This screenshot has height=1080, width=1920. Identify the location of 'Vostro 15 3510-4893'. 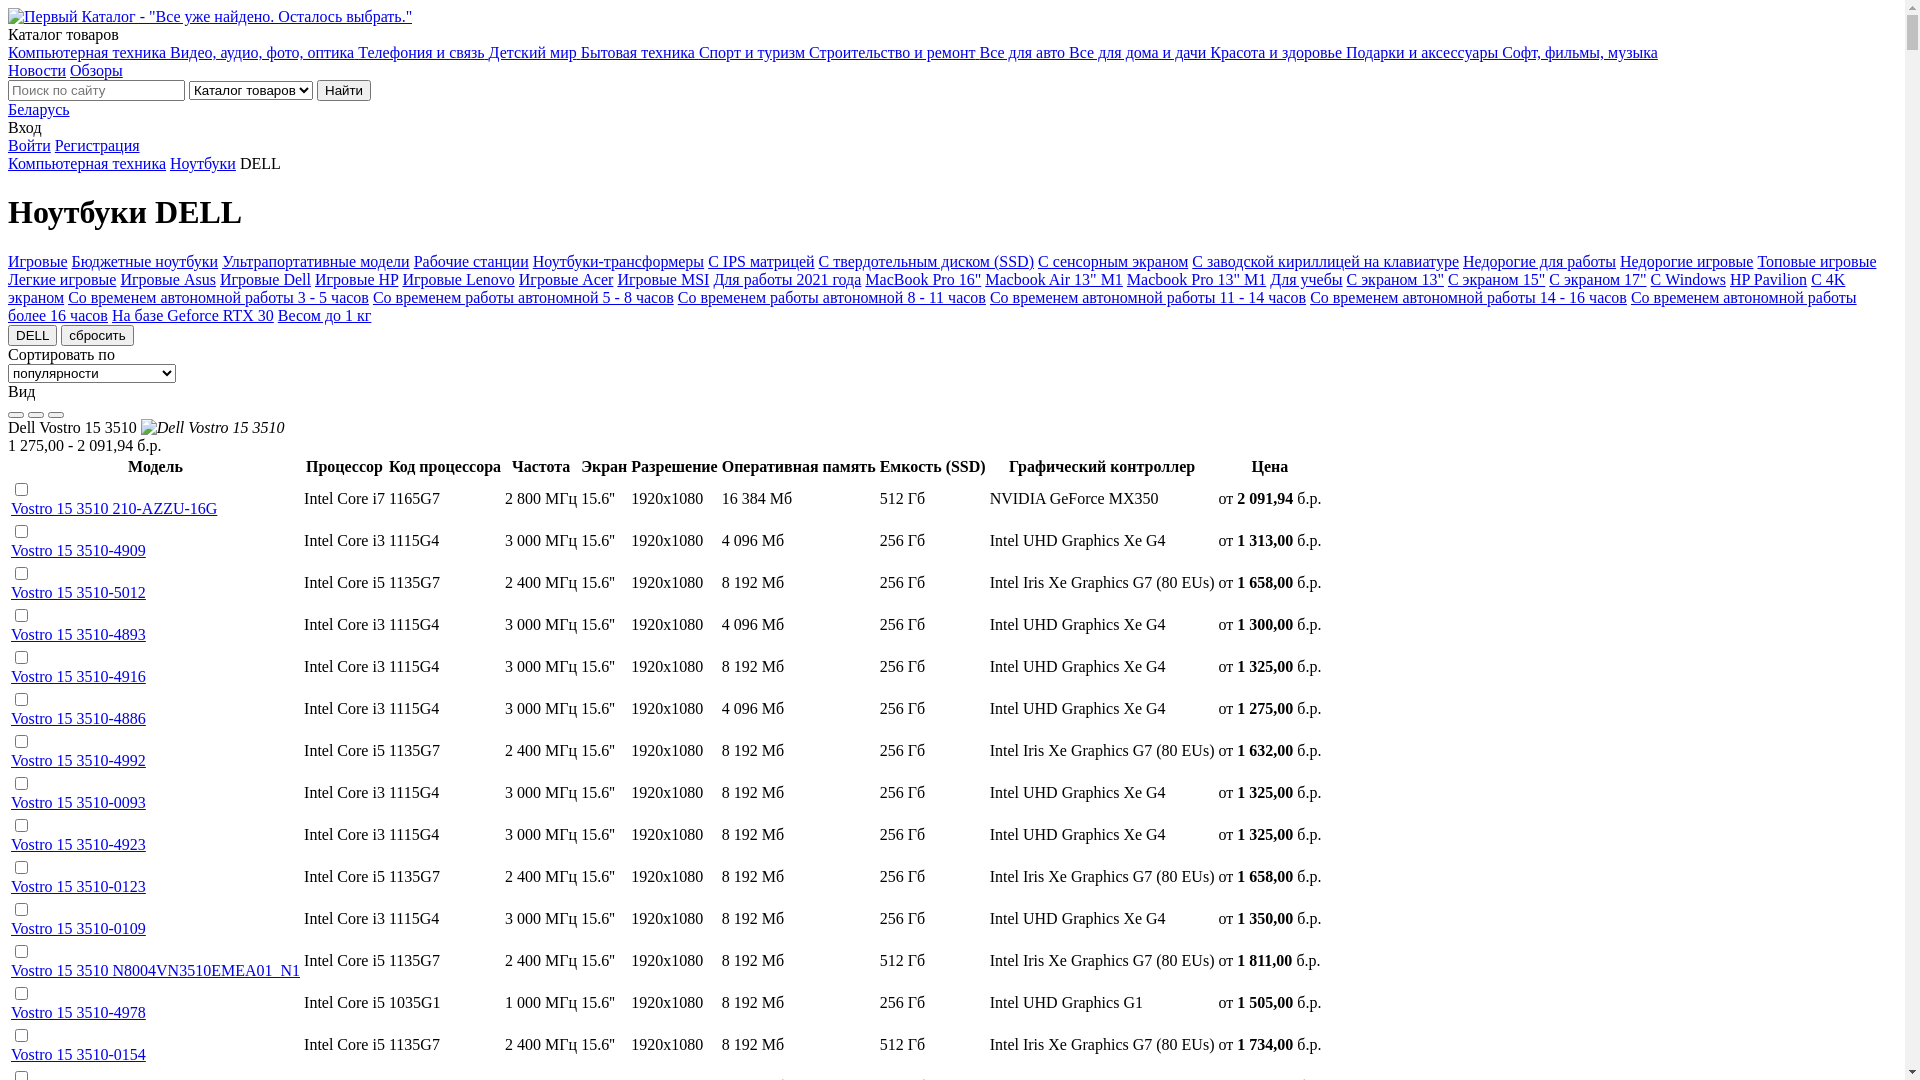
(78, 634).